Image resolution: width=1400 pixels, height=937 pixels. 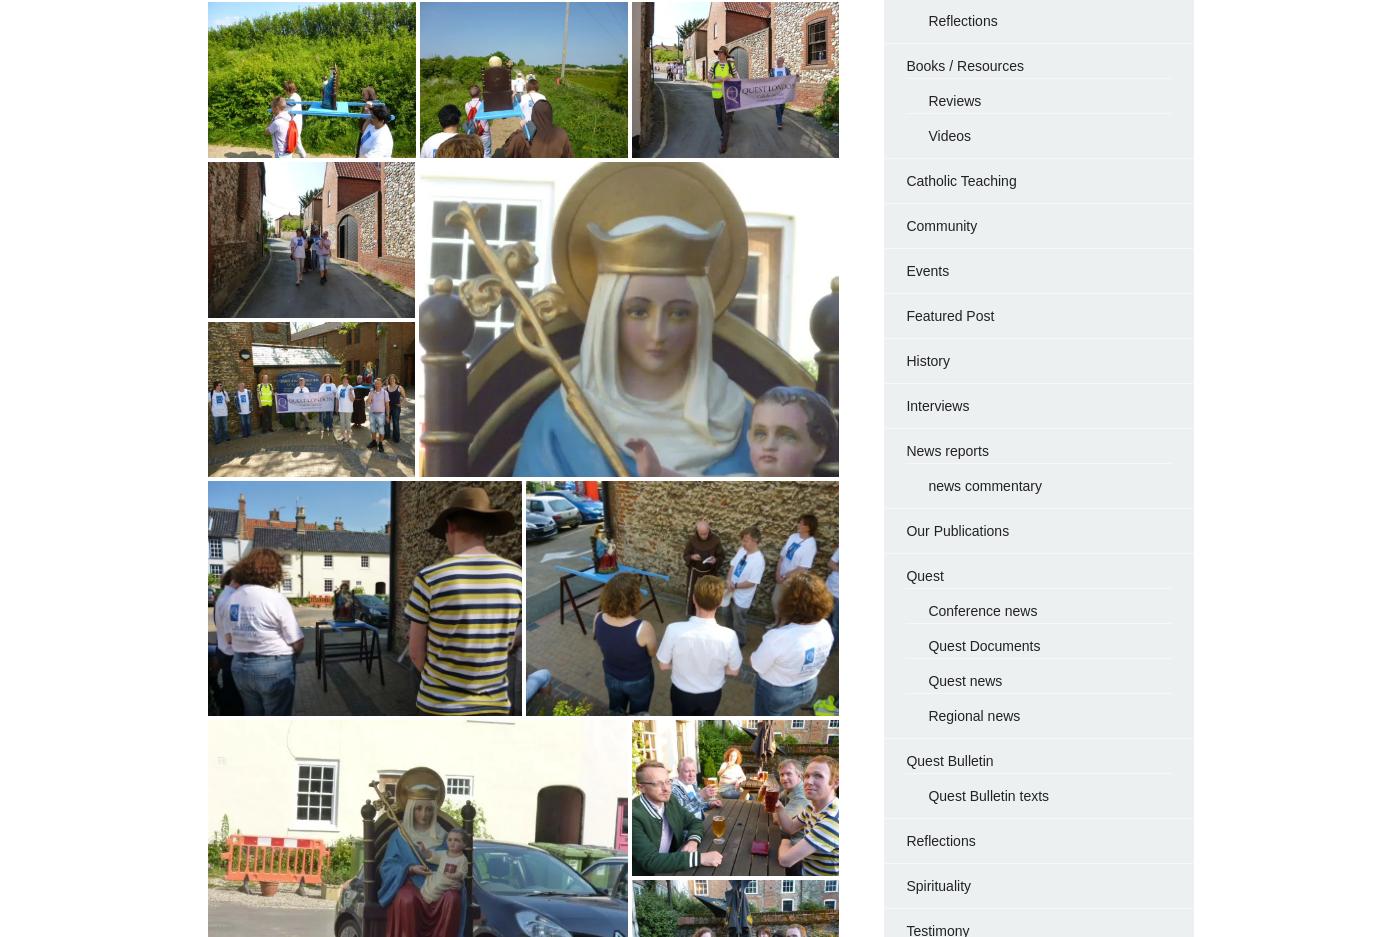 I want to click on 'Community', so click(x=941, y=223).